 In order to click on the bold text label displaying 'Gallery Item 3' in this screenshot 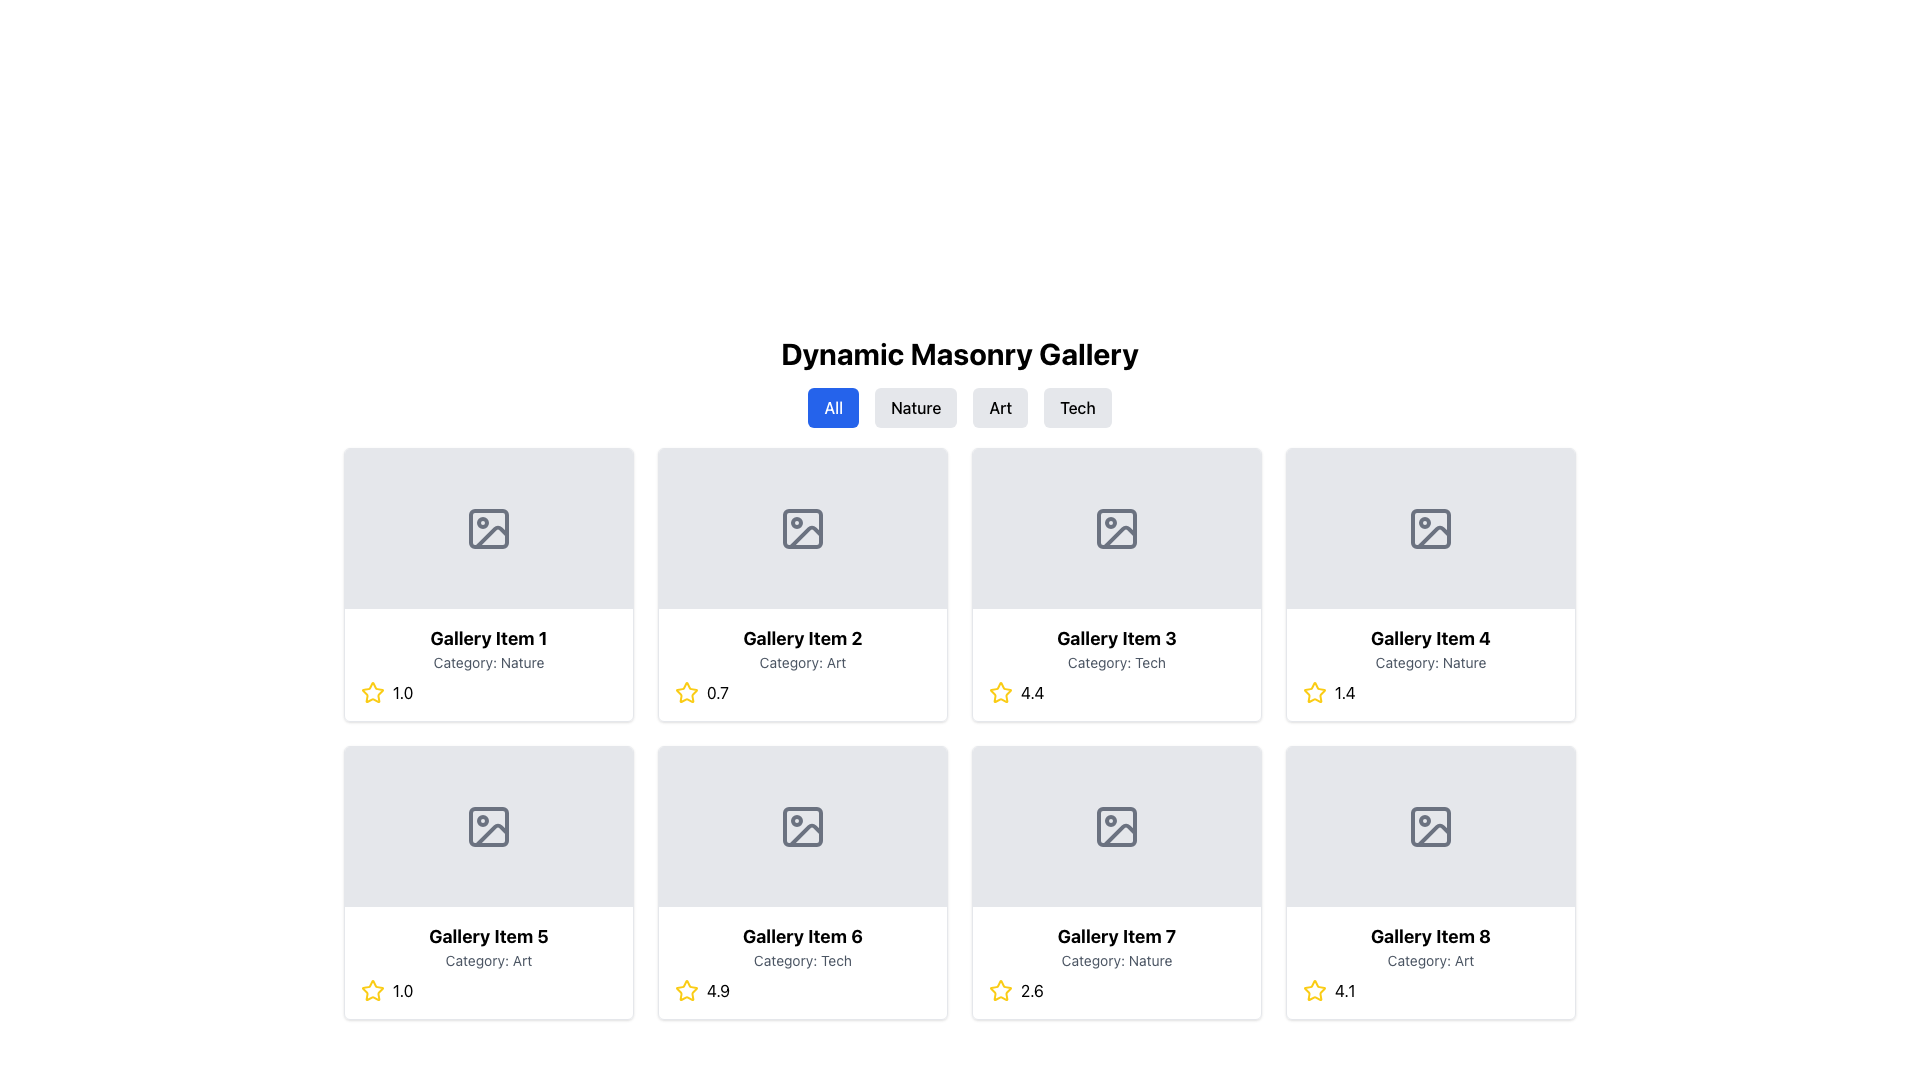, I will do `click(1116, 639)`.